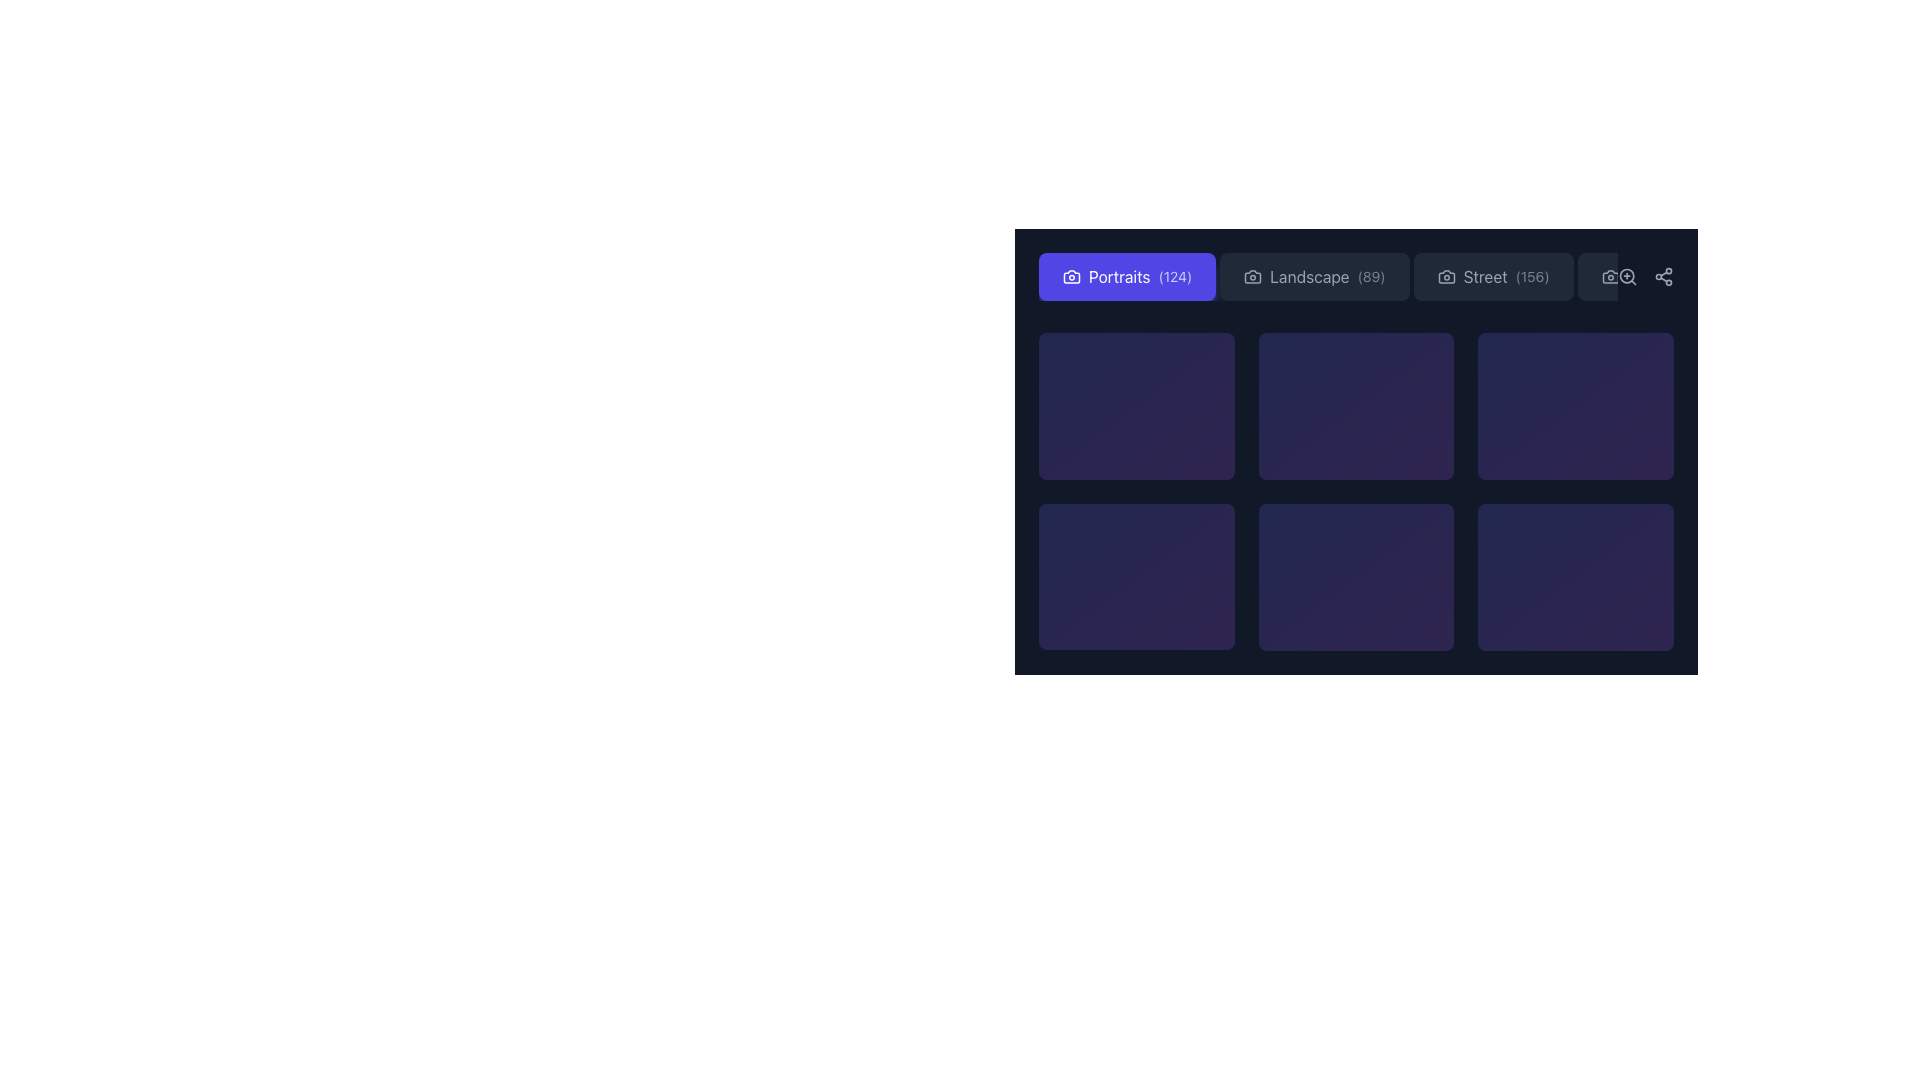 The image size is (1920, 1080). I want to click on the rectangular card with rounded corners that features a gradient background transitioning from indigo to purple, located in the last column of the second row of the grid layout, so click(1575, 577).